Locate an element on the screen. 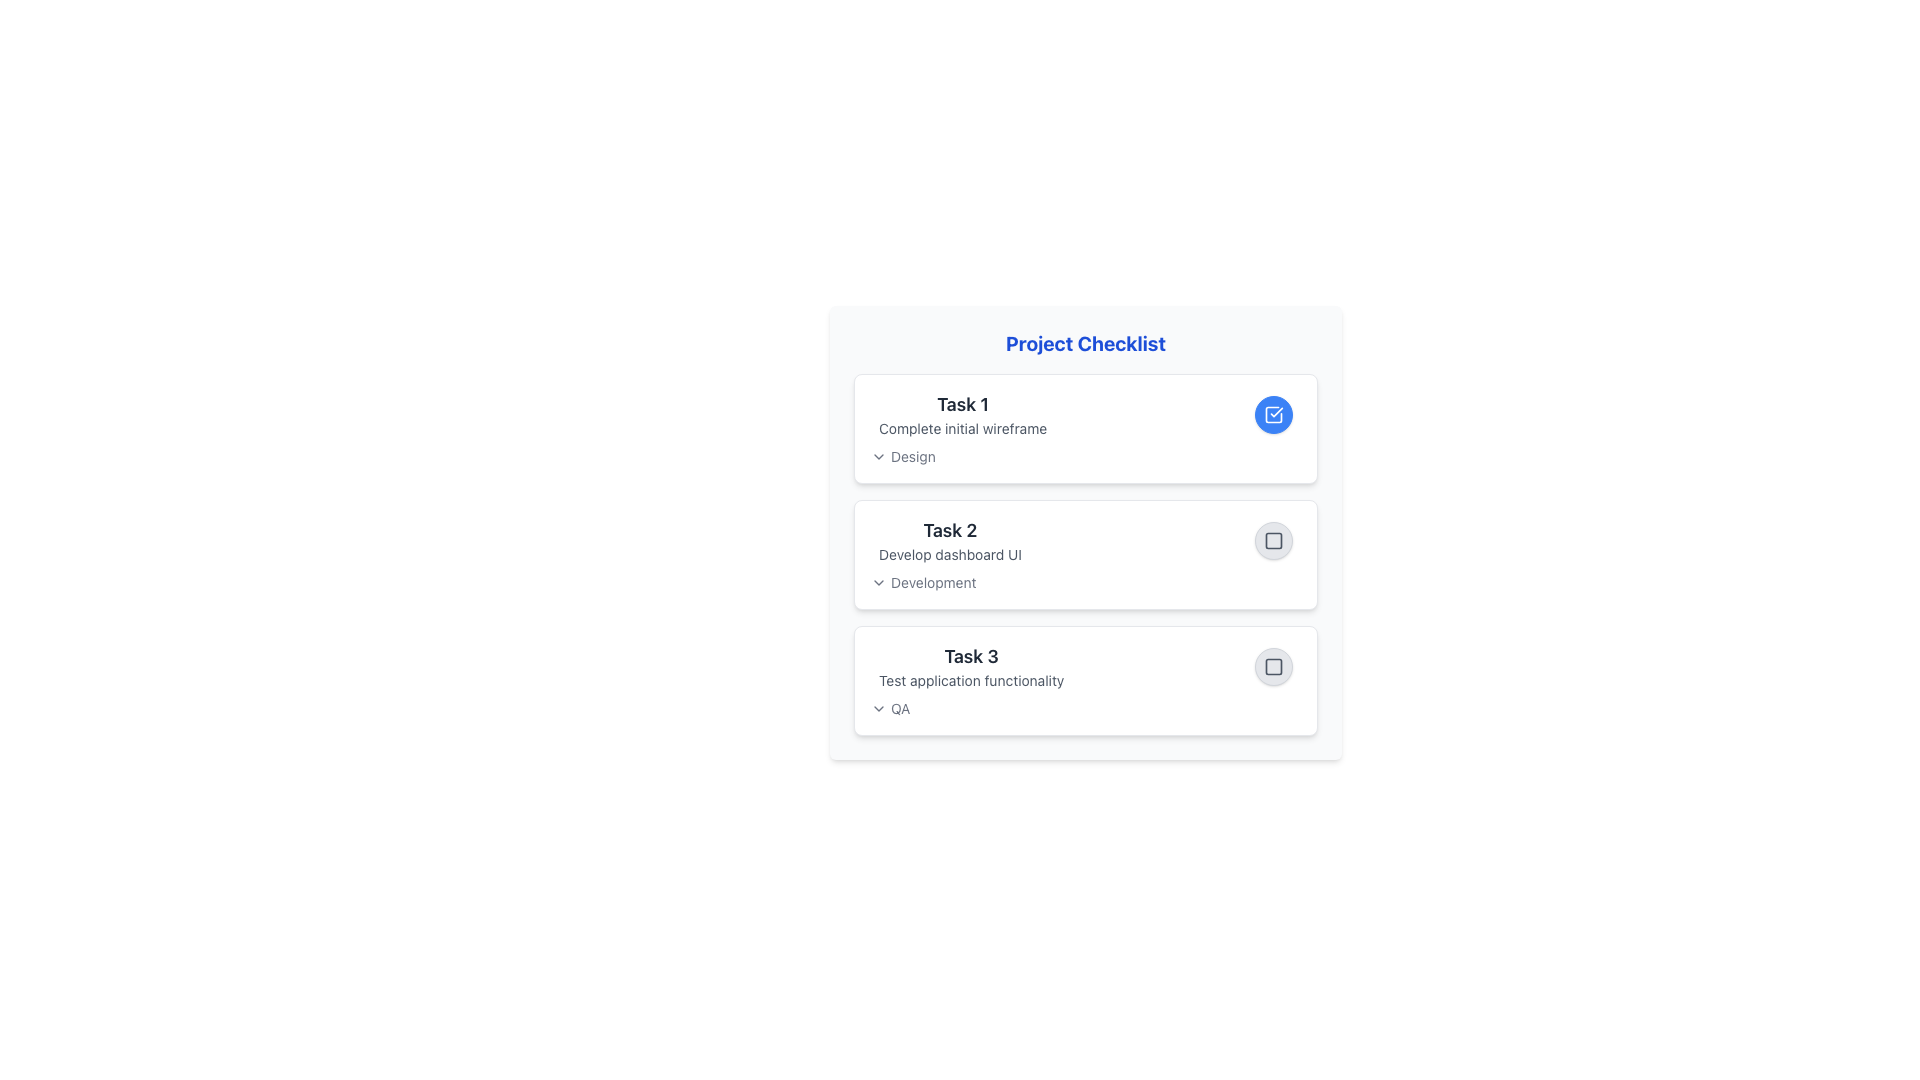 The width and height of the screenshot is (1920, 1080). and interpret the text label displaying 'QA' which is located in the third task section of the 'Project Checklist' is located at coordinates (899, 708).